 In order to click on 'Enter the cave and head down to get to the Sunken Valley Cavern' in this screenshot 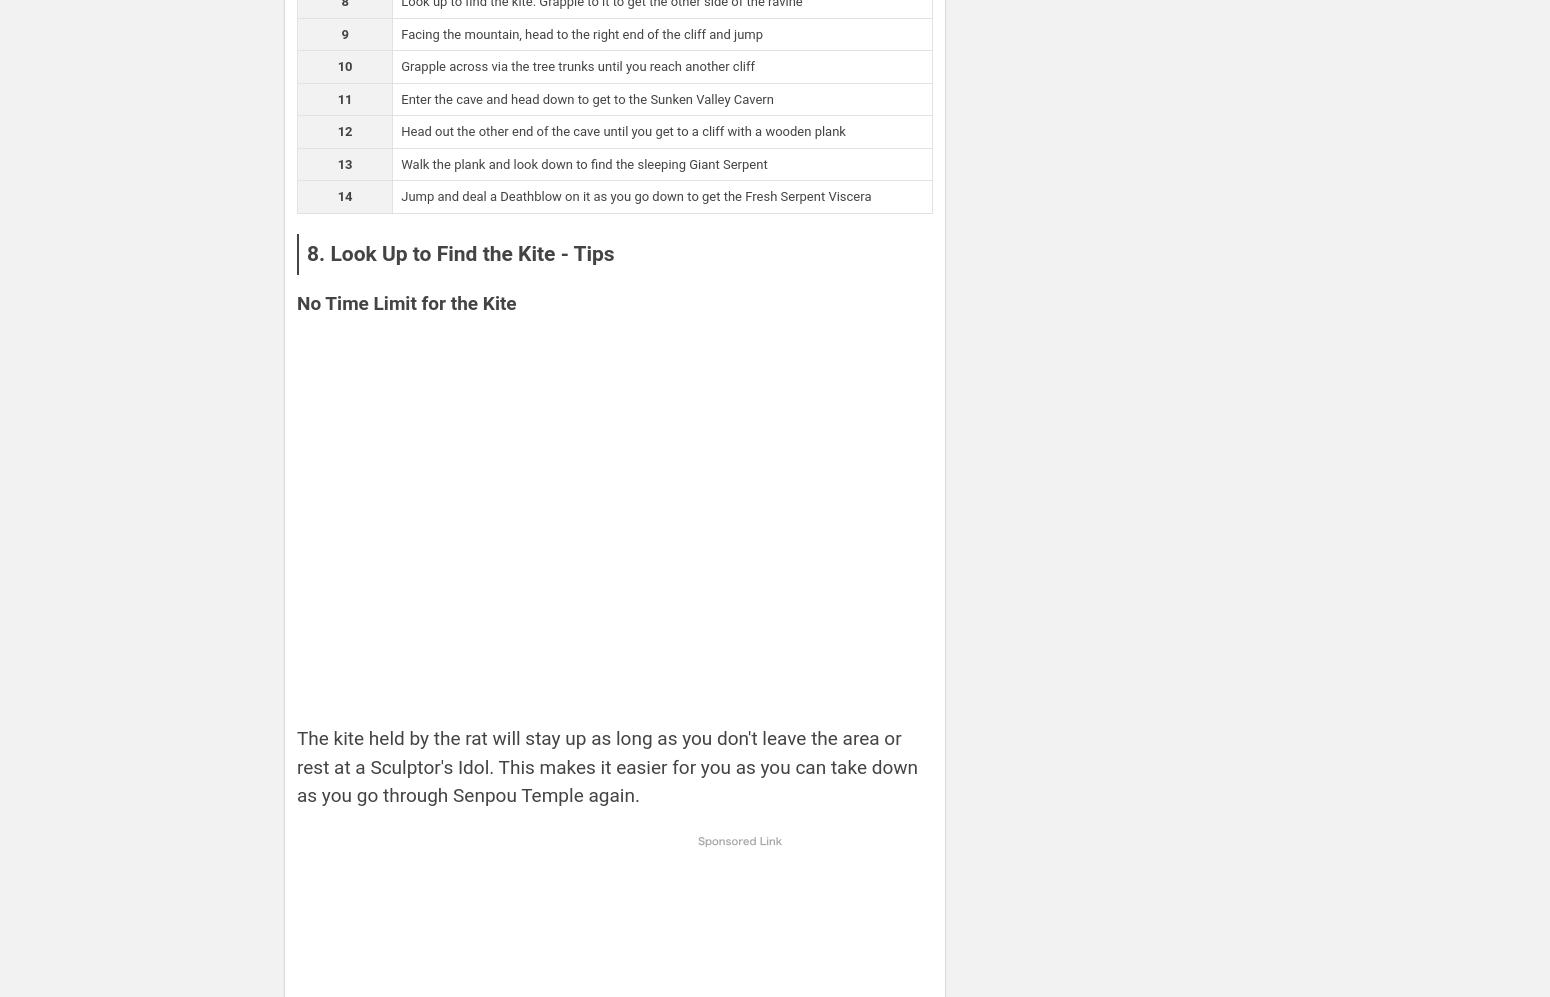, I will do `click(586, 98)`.